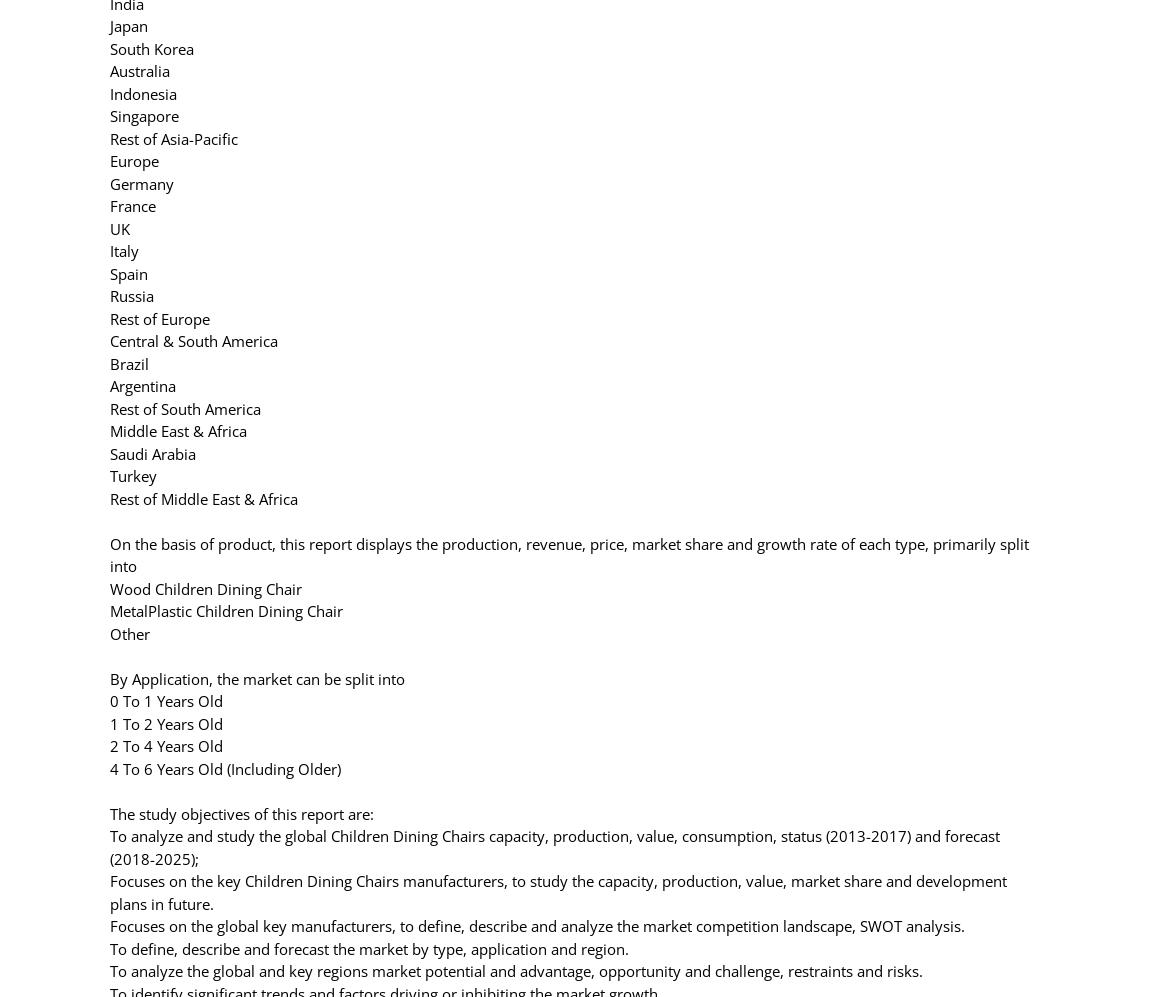 The height and width of the screenshot is (997, 1150). Describe the element at coordinates (109, 767) in the screenshot. I see `'4 To 6 Years Old (Including Older)'` at that location.